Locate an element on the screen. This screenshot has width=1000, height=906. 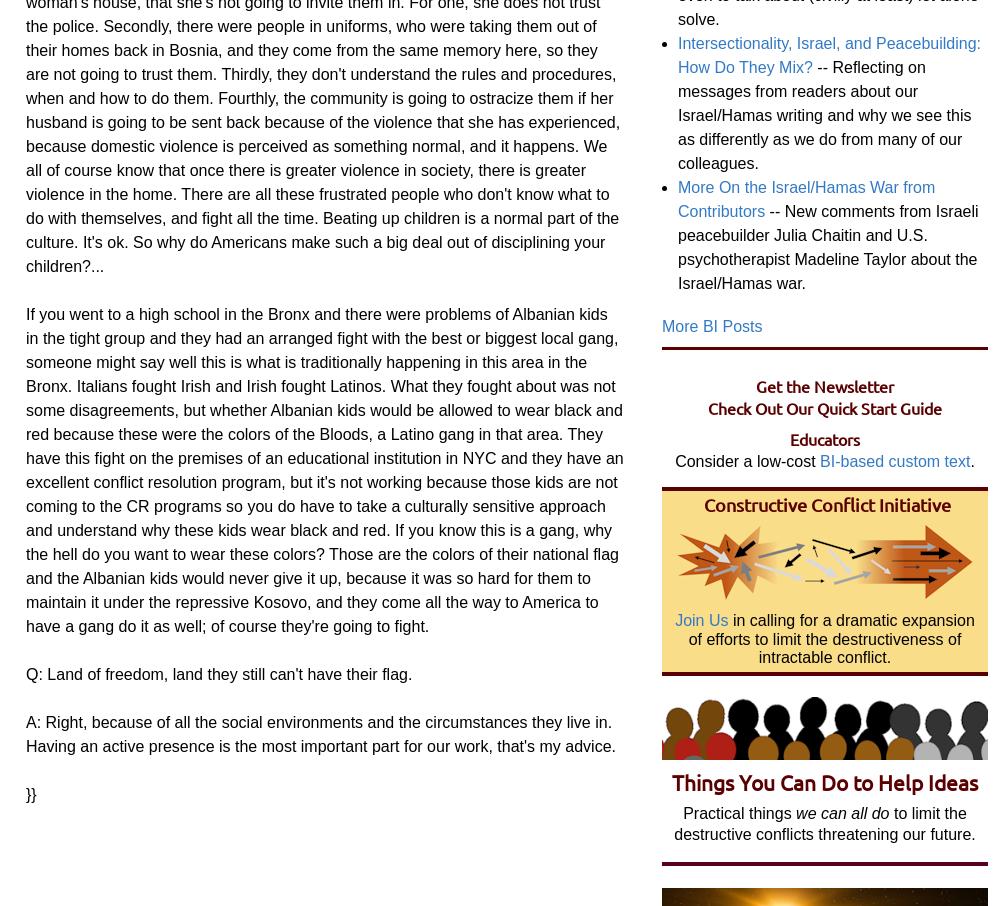
'we can all do' is located at coordinates (841, 813).